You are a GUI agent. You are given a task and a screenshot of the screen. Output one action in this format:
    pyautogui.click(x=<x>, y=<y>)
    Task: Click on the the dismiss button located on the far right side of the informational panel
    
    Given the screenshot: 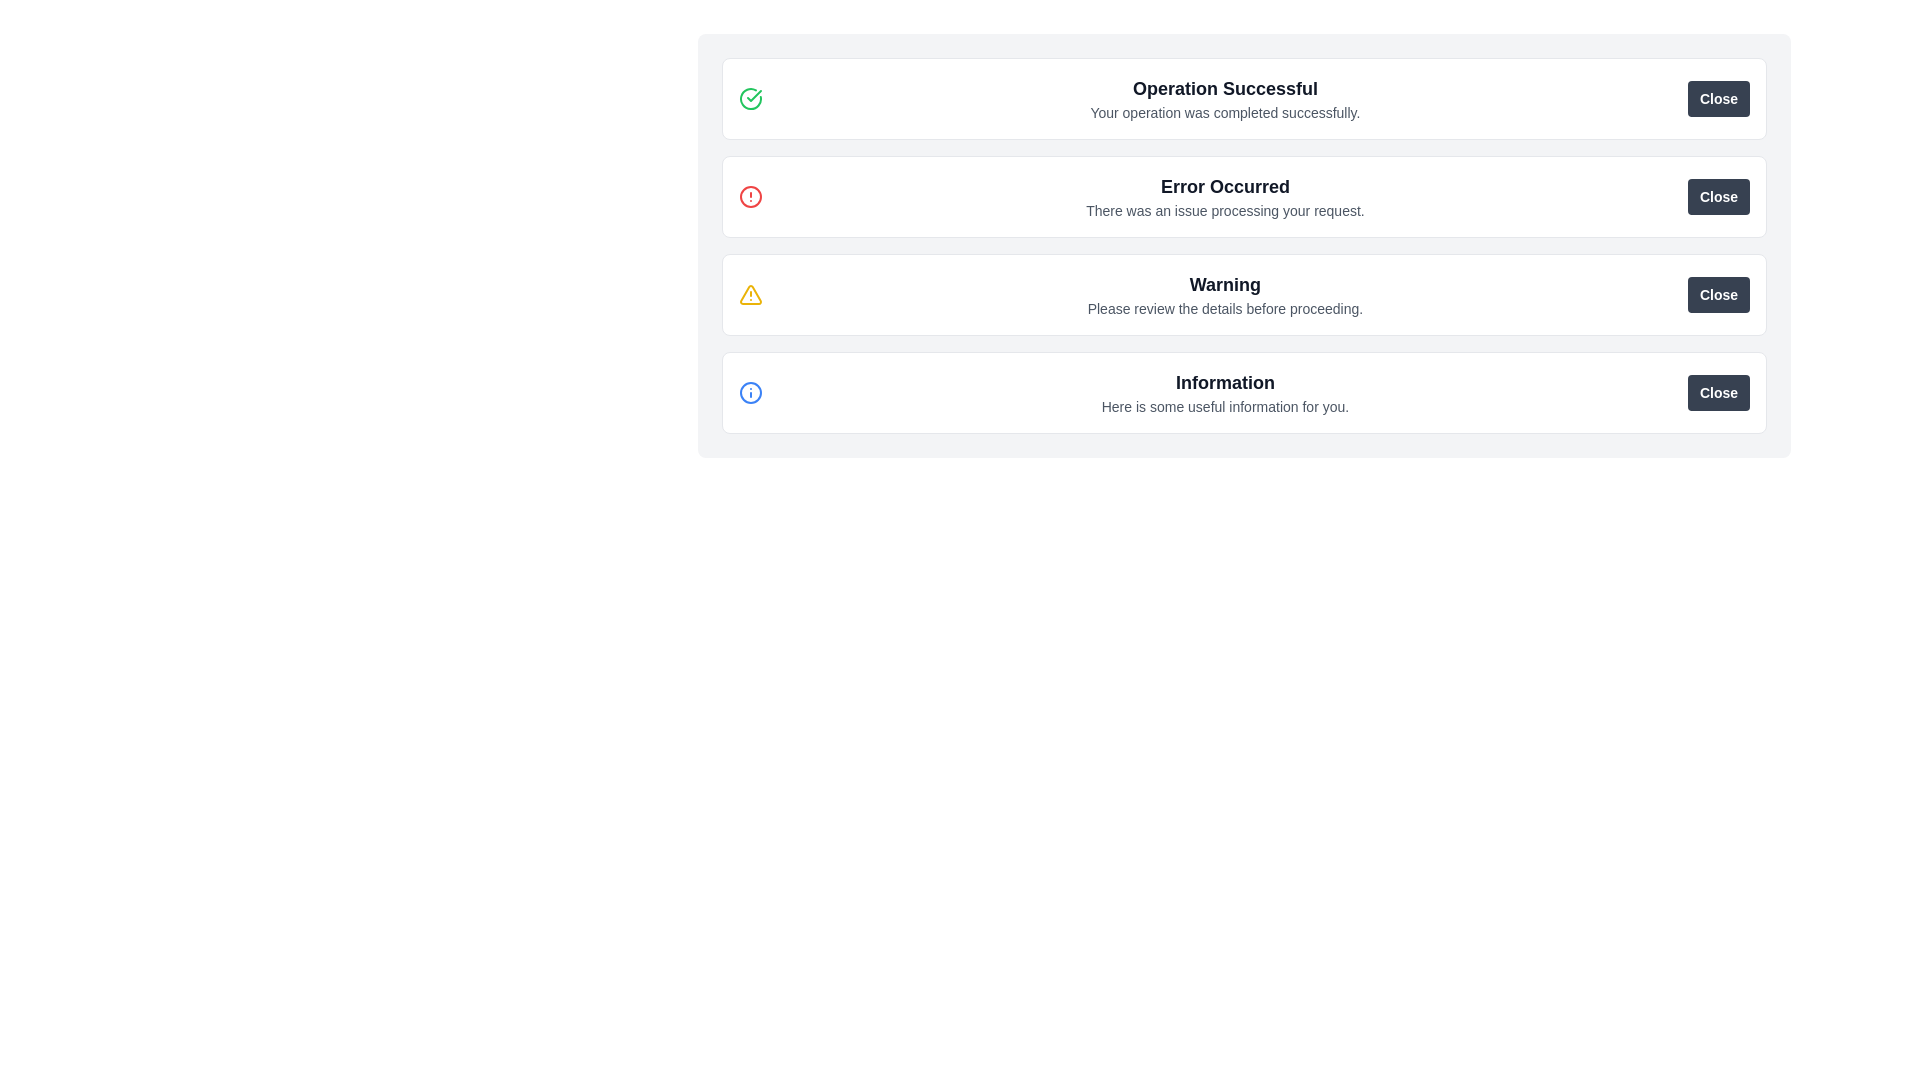 What is the action you would take?
    pyautogui.click(x=1717, y=393)
    